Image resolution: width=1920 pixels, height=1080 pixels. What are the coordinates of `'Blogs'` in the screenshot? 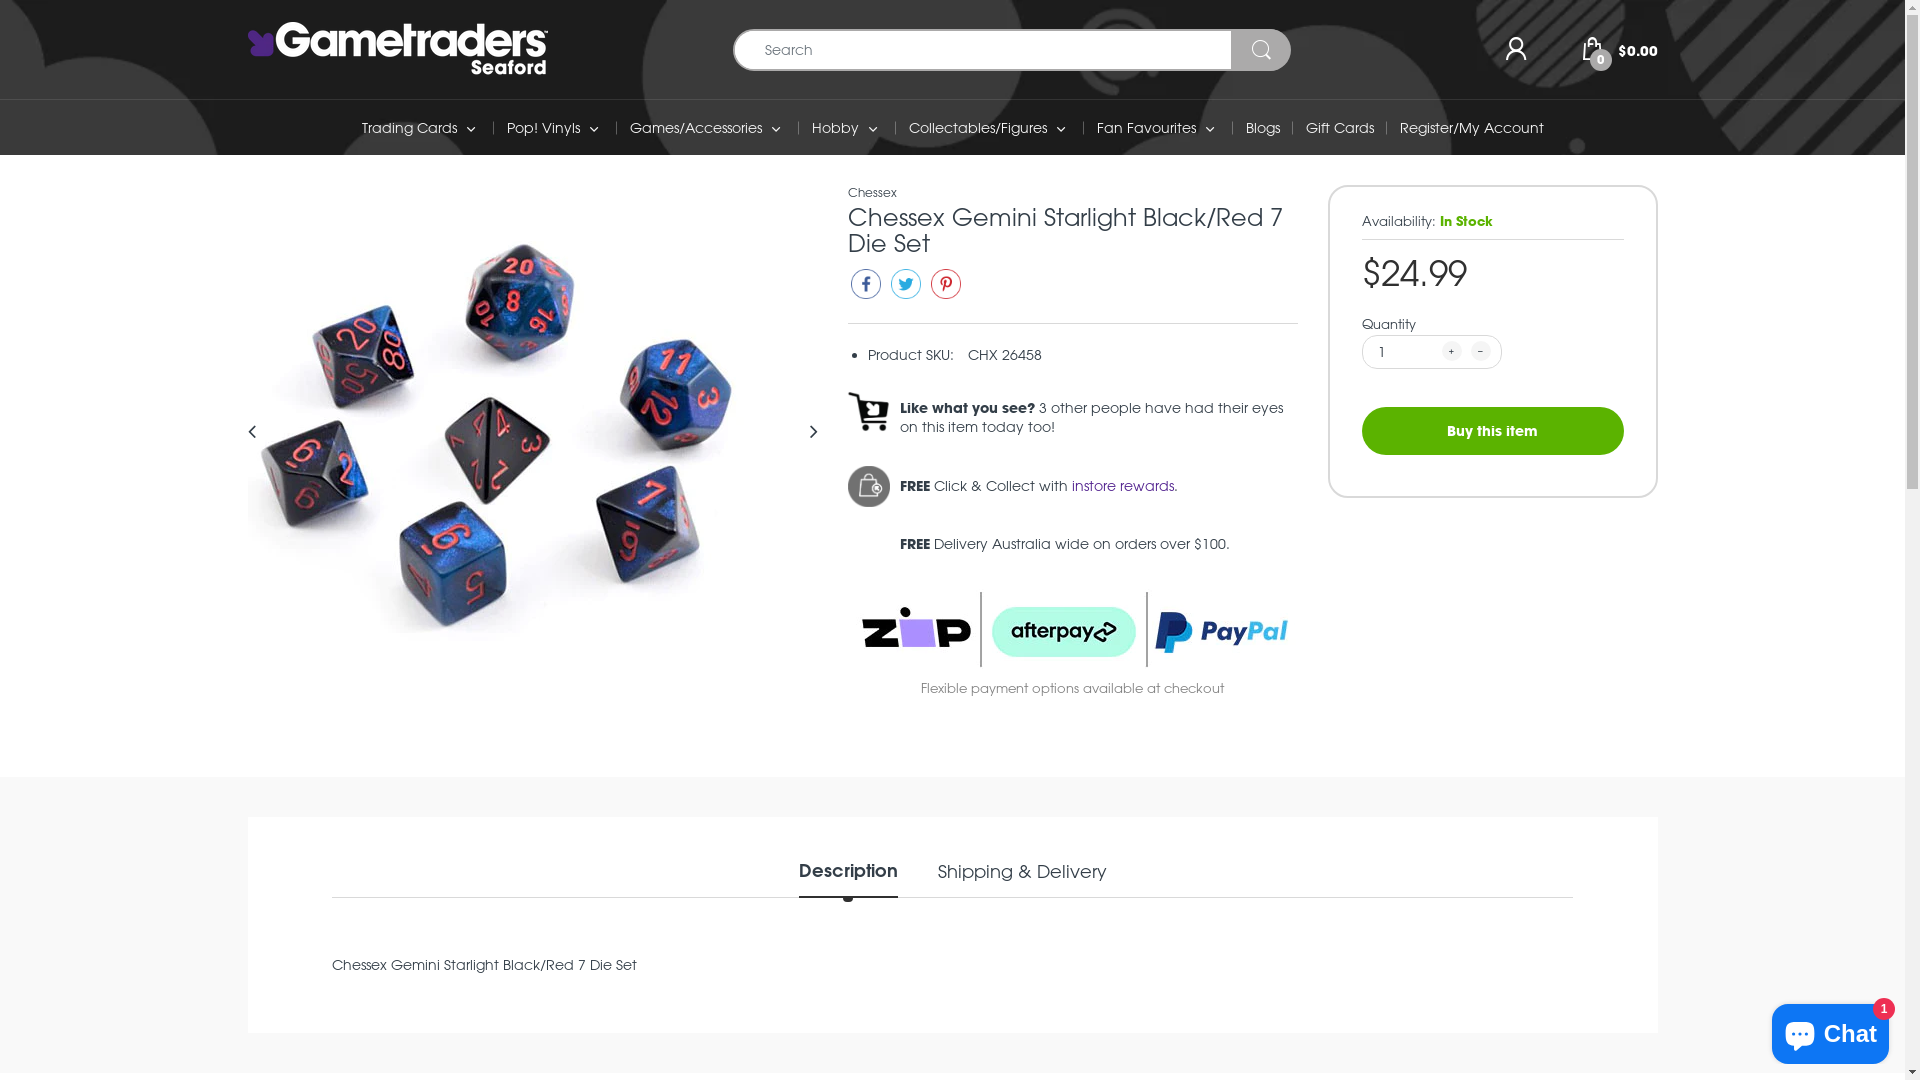 It's located at (1261, 127).